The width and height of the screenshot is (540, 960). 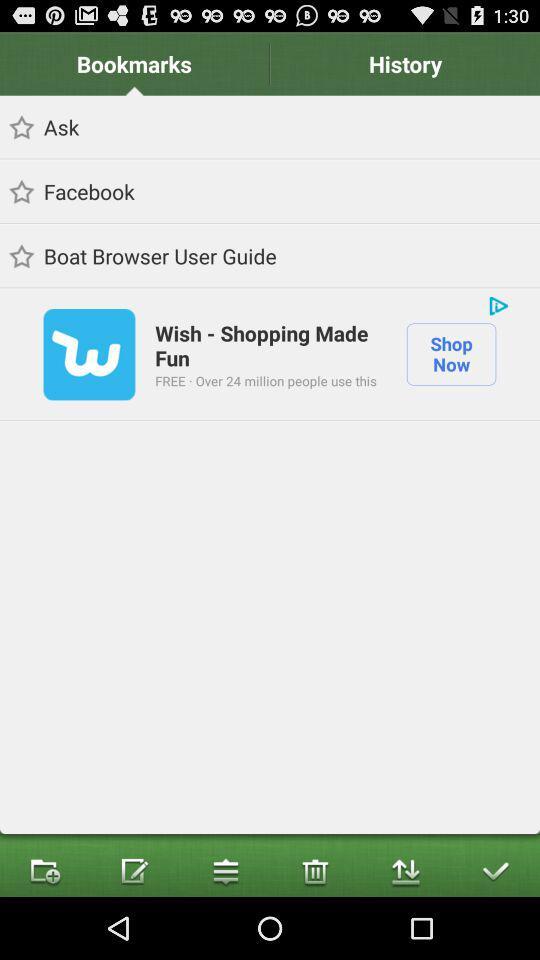 I want to click on the icon to the right of wish shopping made item, so click(x=497, y=305).